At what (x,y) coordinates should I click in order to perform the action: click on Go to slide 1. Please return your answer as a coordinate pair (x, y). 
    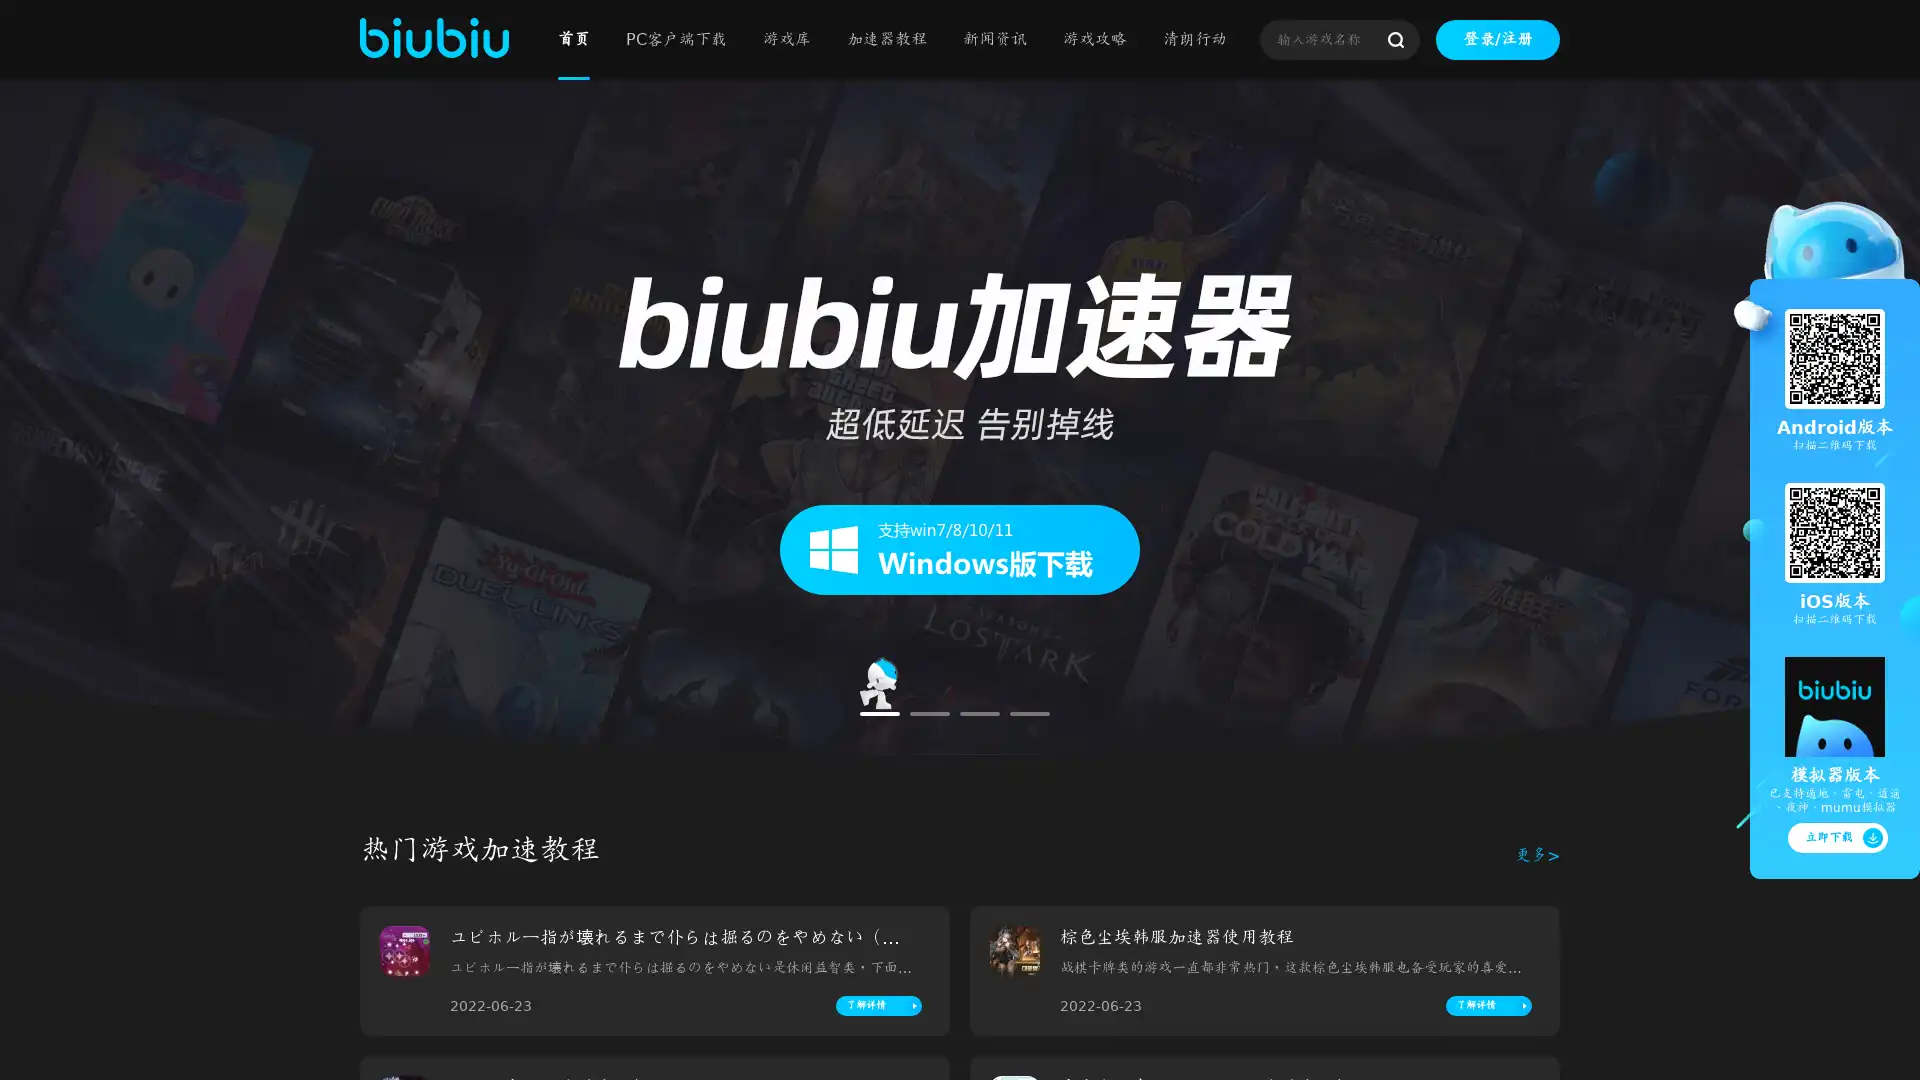
    Looking at the image, I should click on (879, 681).